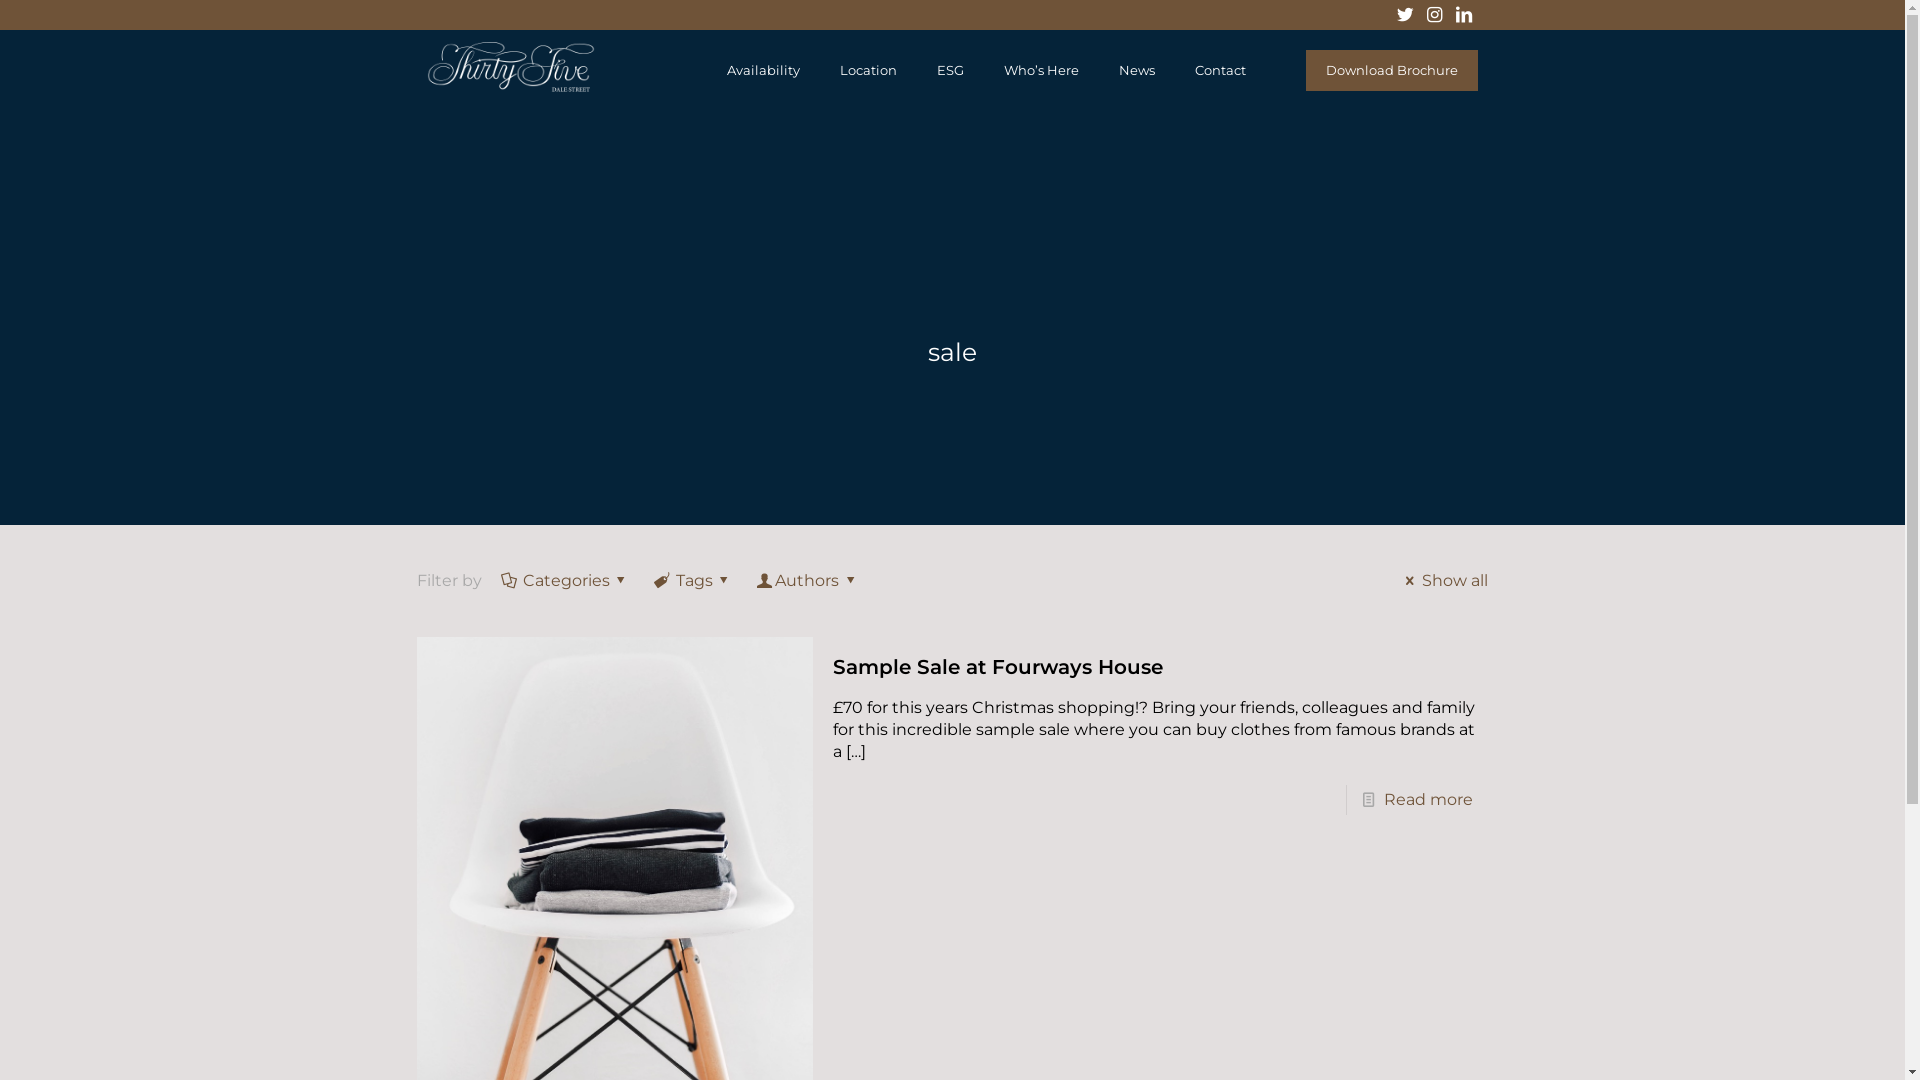 The height and width of the screenshot is (1080, 1920). What do you see at coordinates (949, 68) in the screenshot?
I see `'ESG'` at bounding box center [949, 68].